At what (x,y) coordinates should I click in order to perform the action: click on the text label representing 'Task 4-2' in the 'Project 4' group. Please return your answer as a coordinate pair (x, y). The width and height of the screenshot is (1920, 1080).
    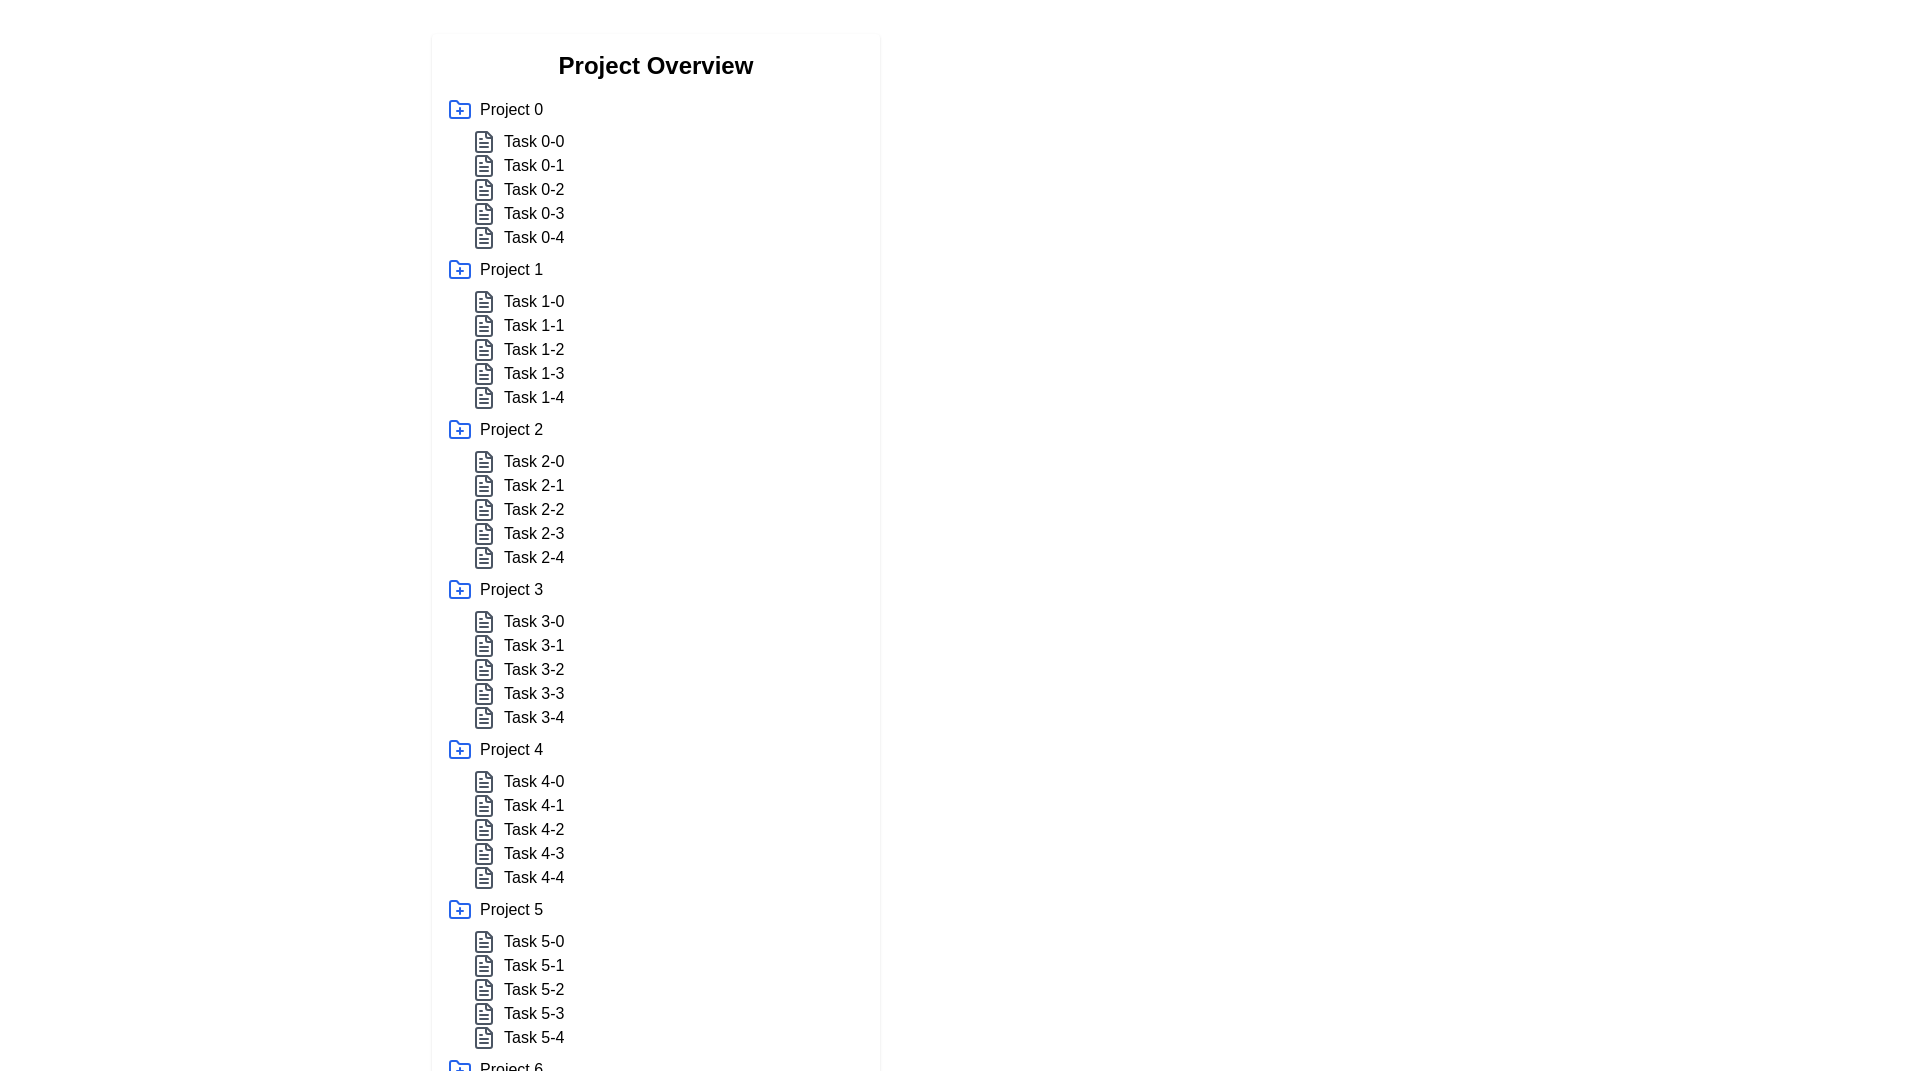
    Looking at the image, I should click on (534, 829).